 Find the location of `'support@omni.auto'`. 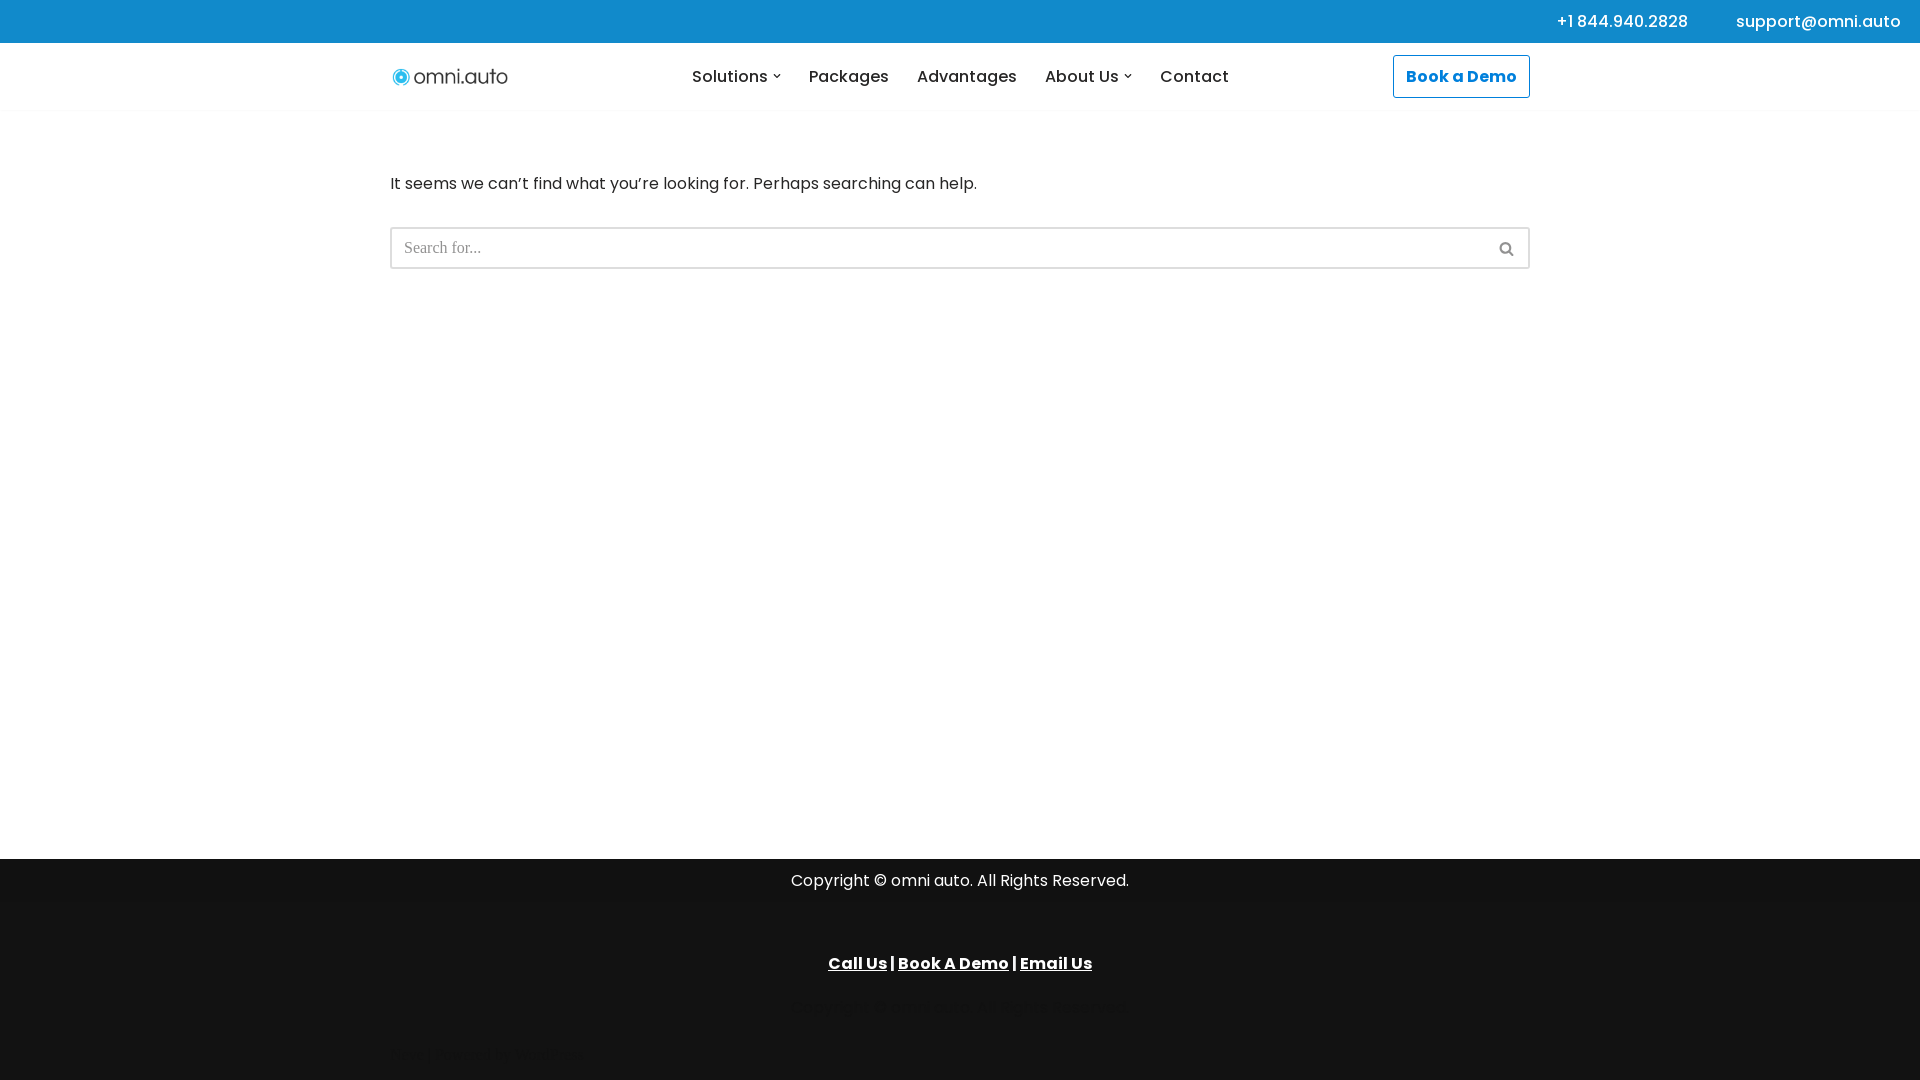

'support@omni.auto' is located at coordinates (1818, 21).